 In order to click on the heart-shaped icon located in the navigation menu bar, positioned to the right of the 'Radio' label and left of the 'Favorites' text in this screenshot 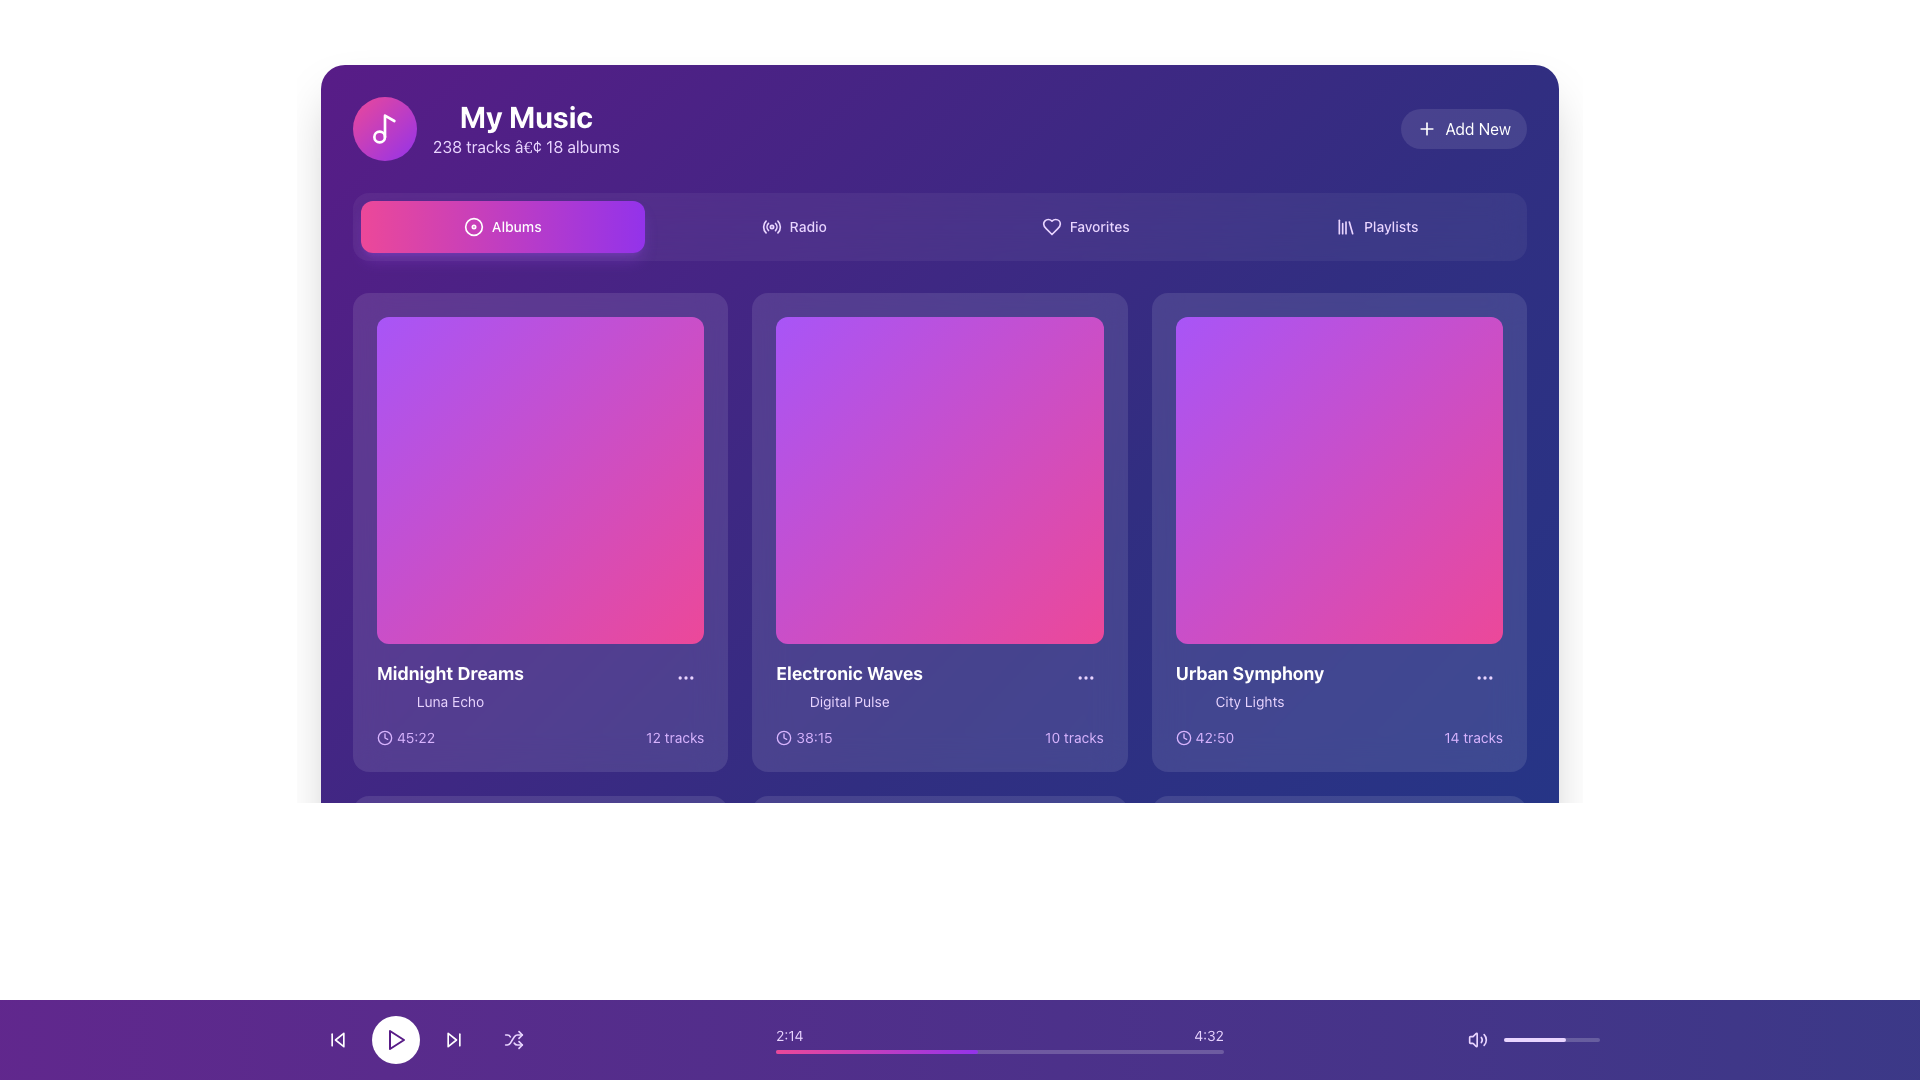, I will do `click(1050, 226)`.